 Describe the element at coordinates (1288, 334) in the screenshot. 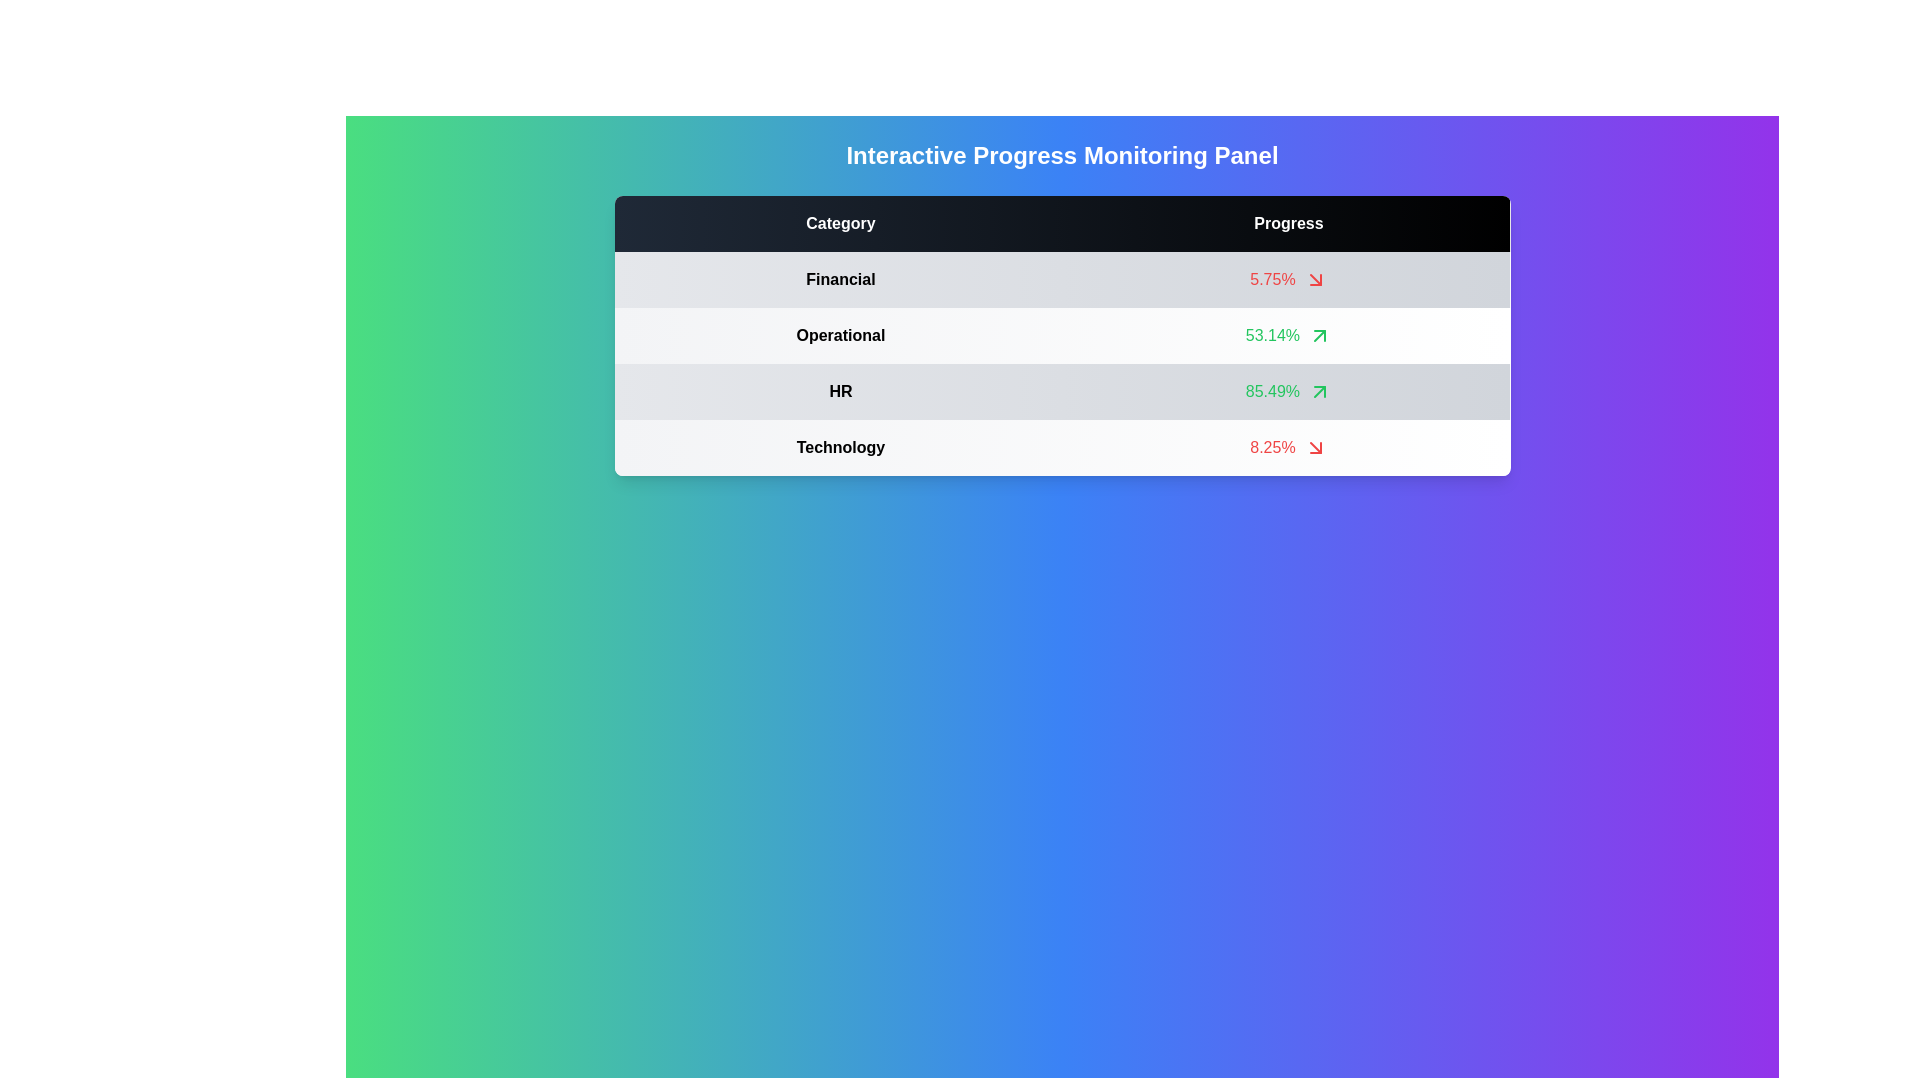

I see `the row corresponding to the Operational category` at that location.